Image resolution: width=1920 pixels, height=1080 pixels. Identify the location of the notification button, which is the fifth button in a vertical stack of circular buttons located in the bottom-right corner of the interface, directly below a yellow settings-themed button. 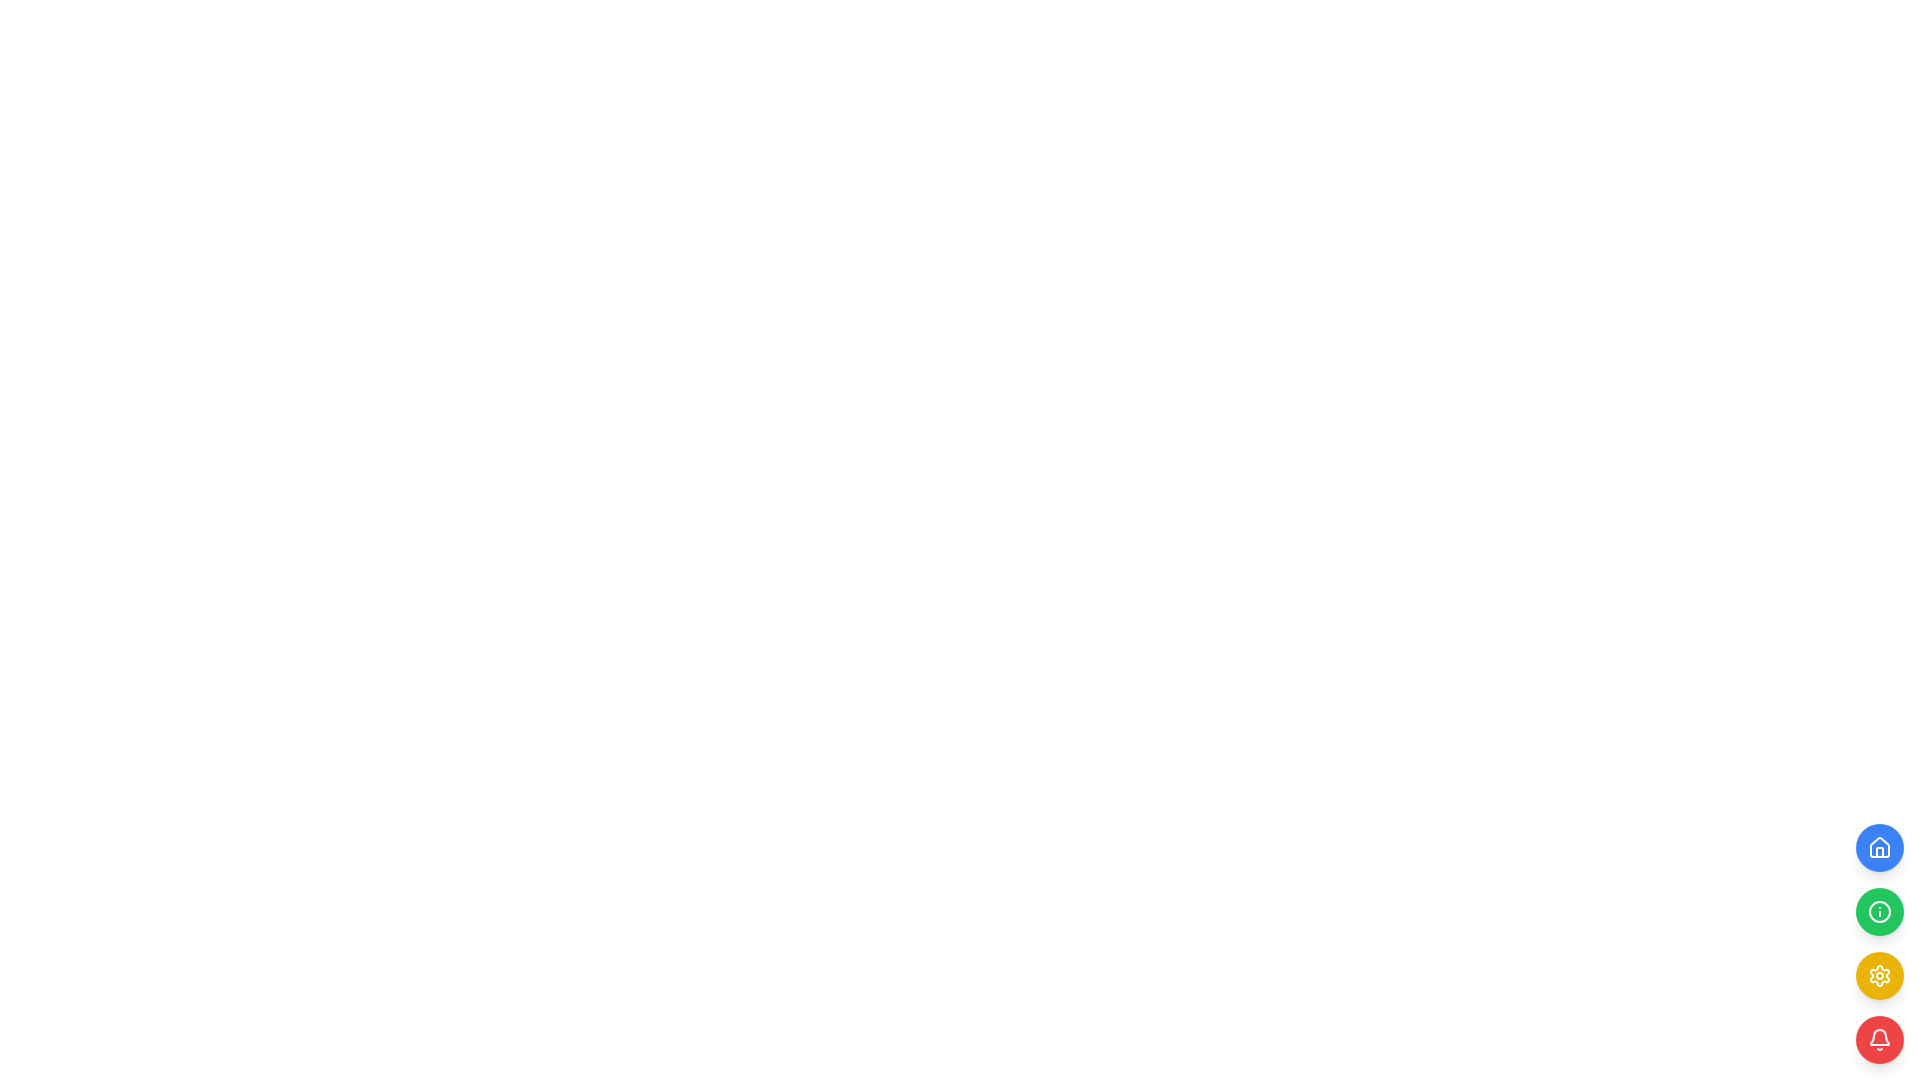
(1879, 1039).